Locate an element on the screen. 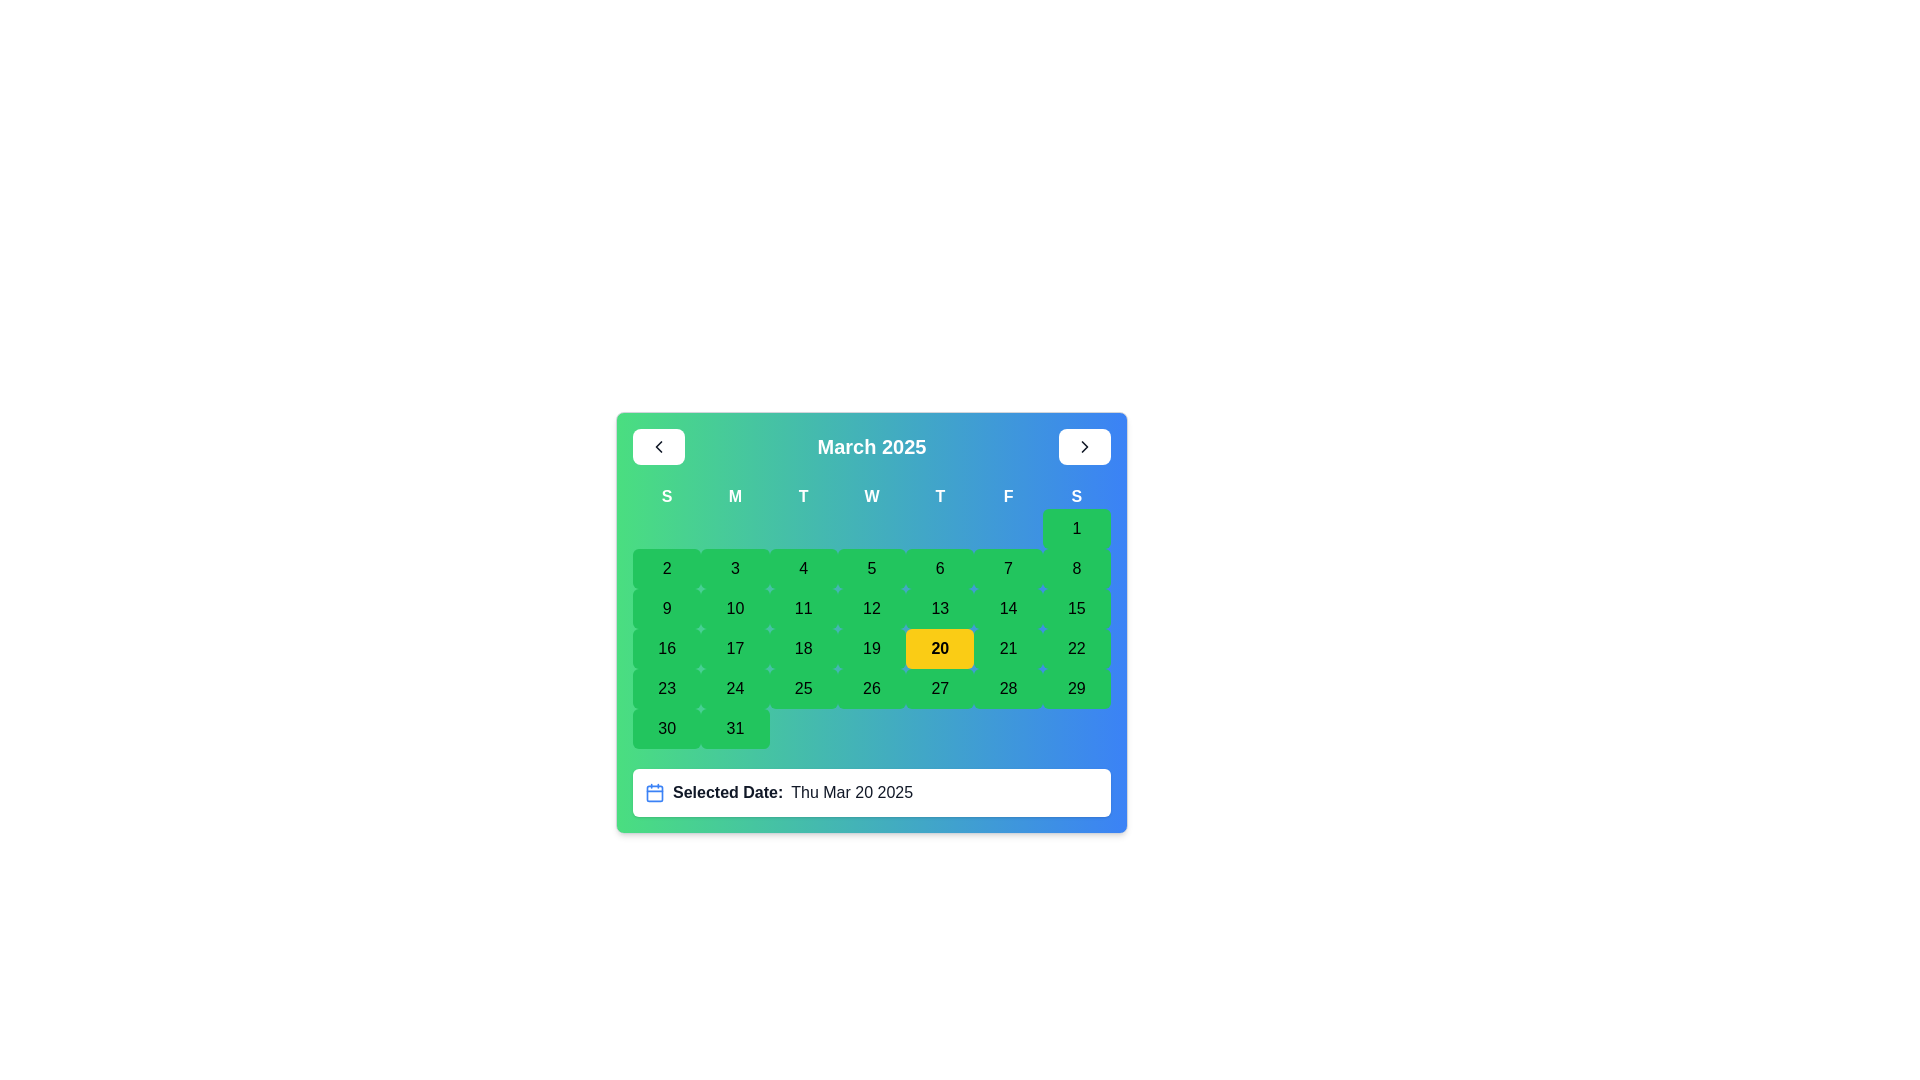 This screenshot has height=1080, width=1920. the Label Row element that serves as the header for the calendar, labeling the days of the week, positioned below the 'March 2025' heading is located at coordinates (872, 496).